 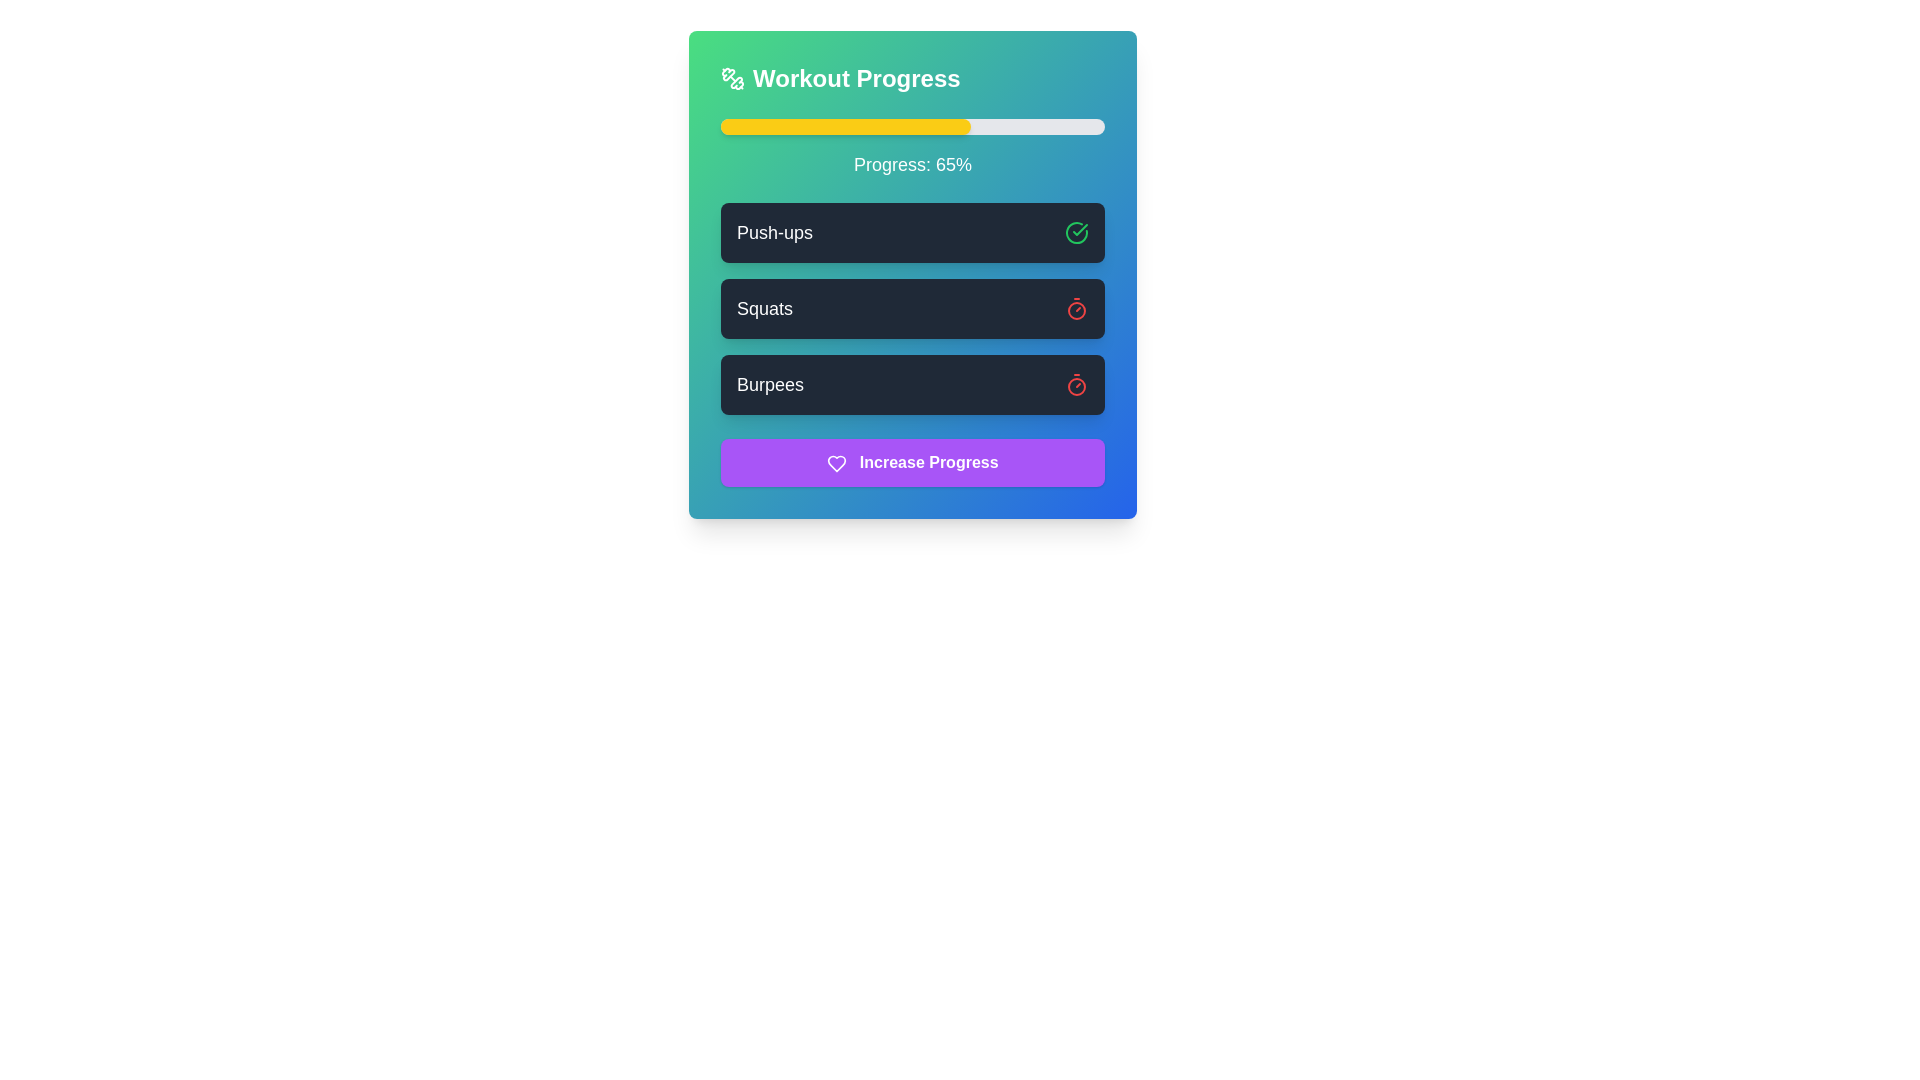 What do you see at coordinates (911, 164) in the screenshot?
I see `the Text Display that indicates the current progress percentage, which is located below the progress bar and above the exercise list, to potentially see more details` at bounding box center [911, 164].